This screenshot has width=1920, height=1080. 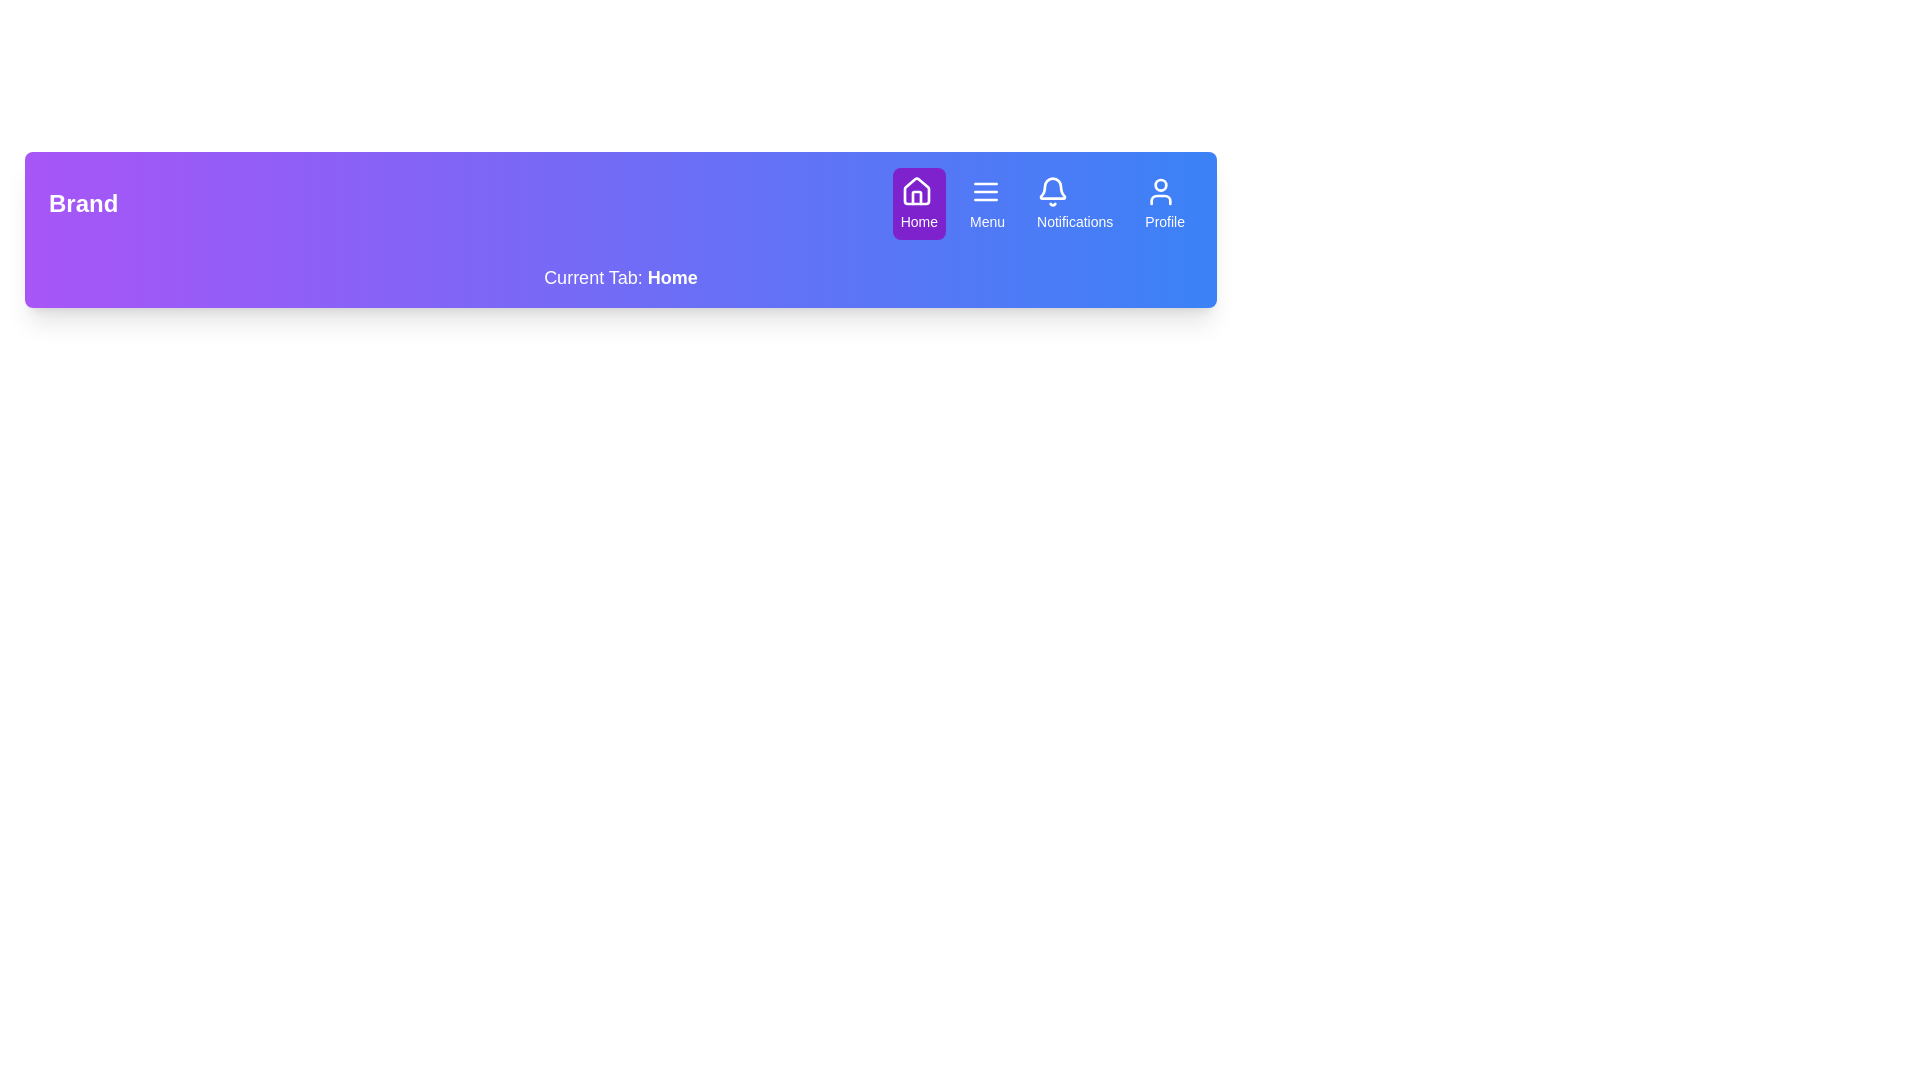 I want to click on the circular shape element within the SVG graphic that enhances the user profile icon, located in the upper-right corner of the navigation bar, adjacent to the 'Profile' text label, so click(x=1161, y=185).